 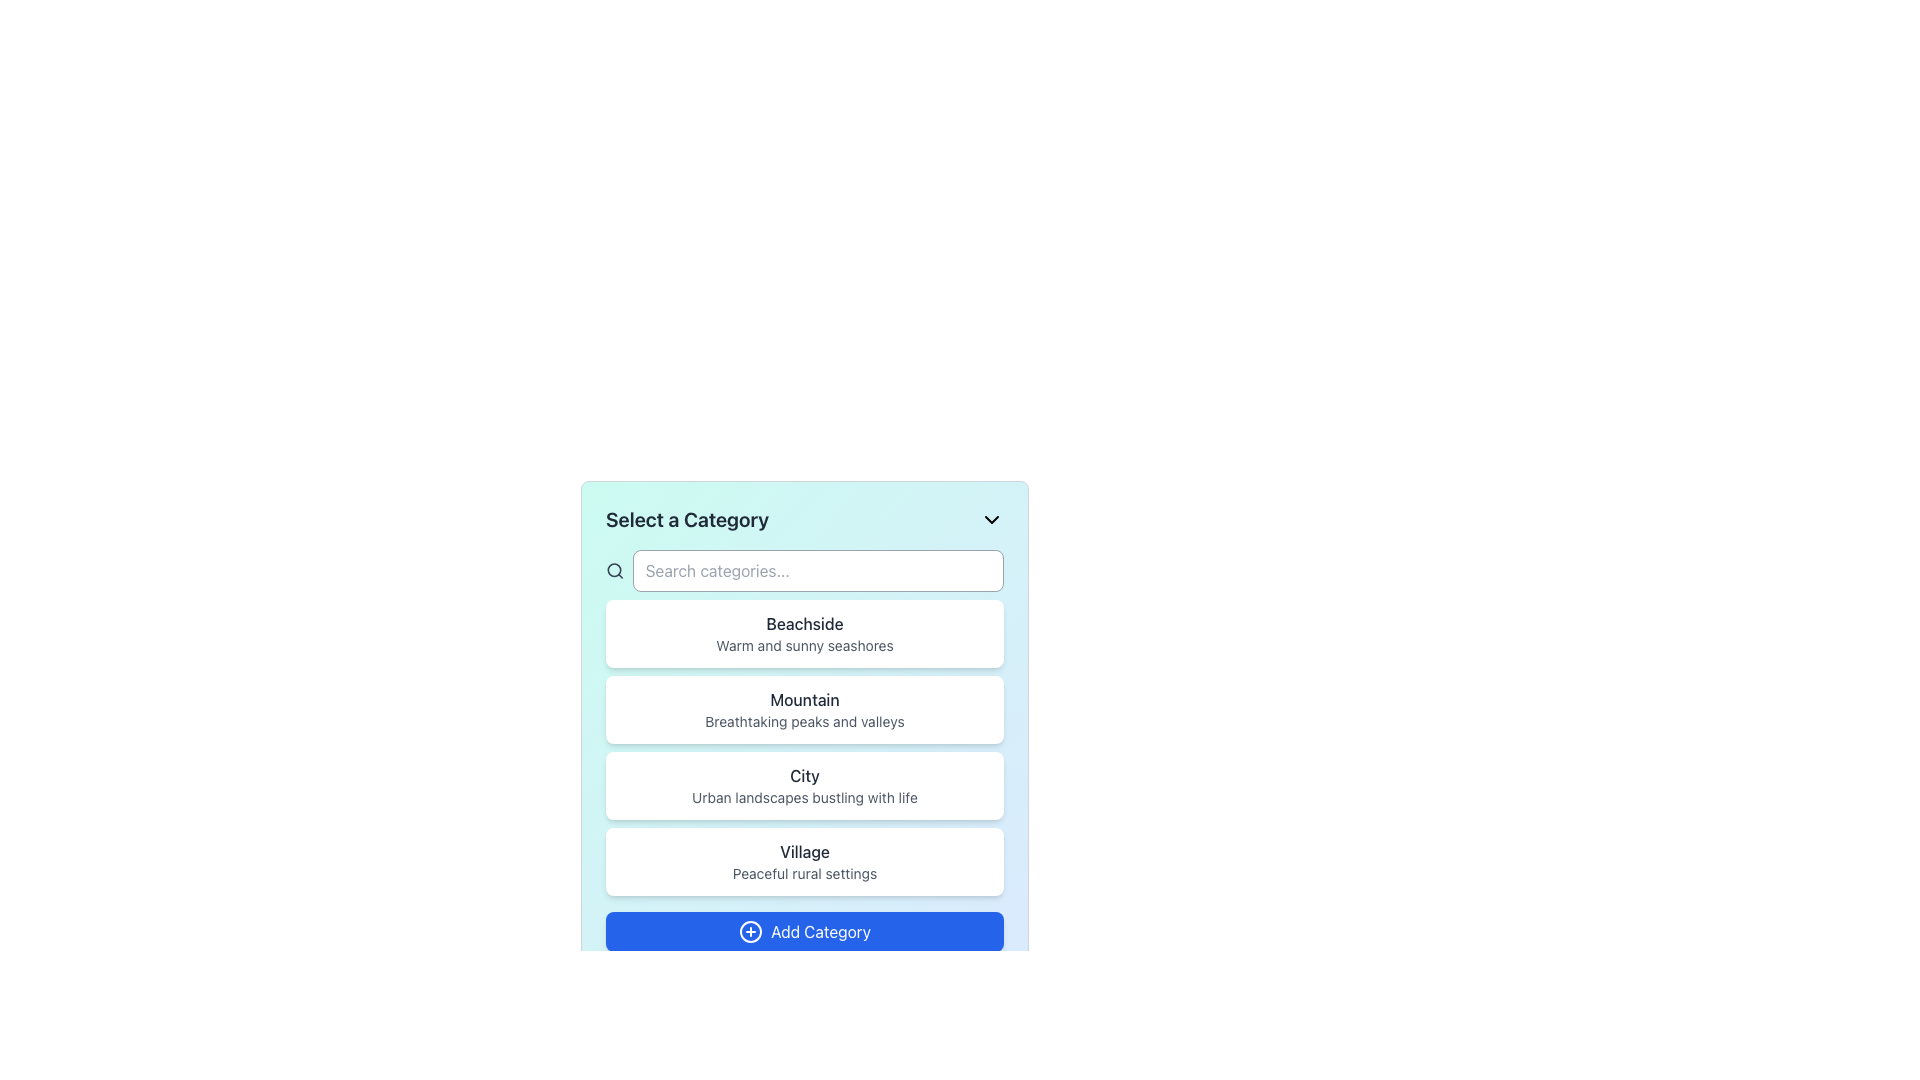 I want to click on the text label element reading 'Breathtaking peaks and valleys', which is styled in light gray and located beneath the title 'Mountain' within a white rectangular tile, so click(x=805, y=721).